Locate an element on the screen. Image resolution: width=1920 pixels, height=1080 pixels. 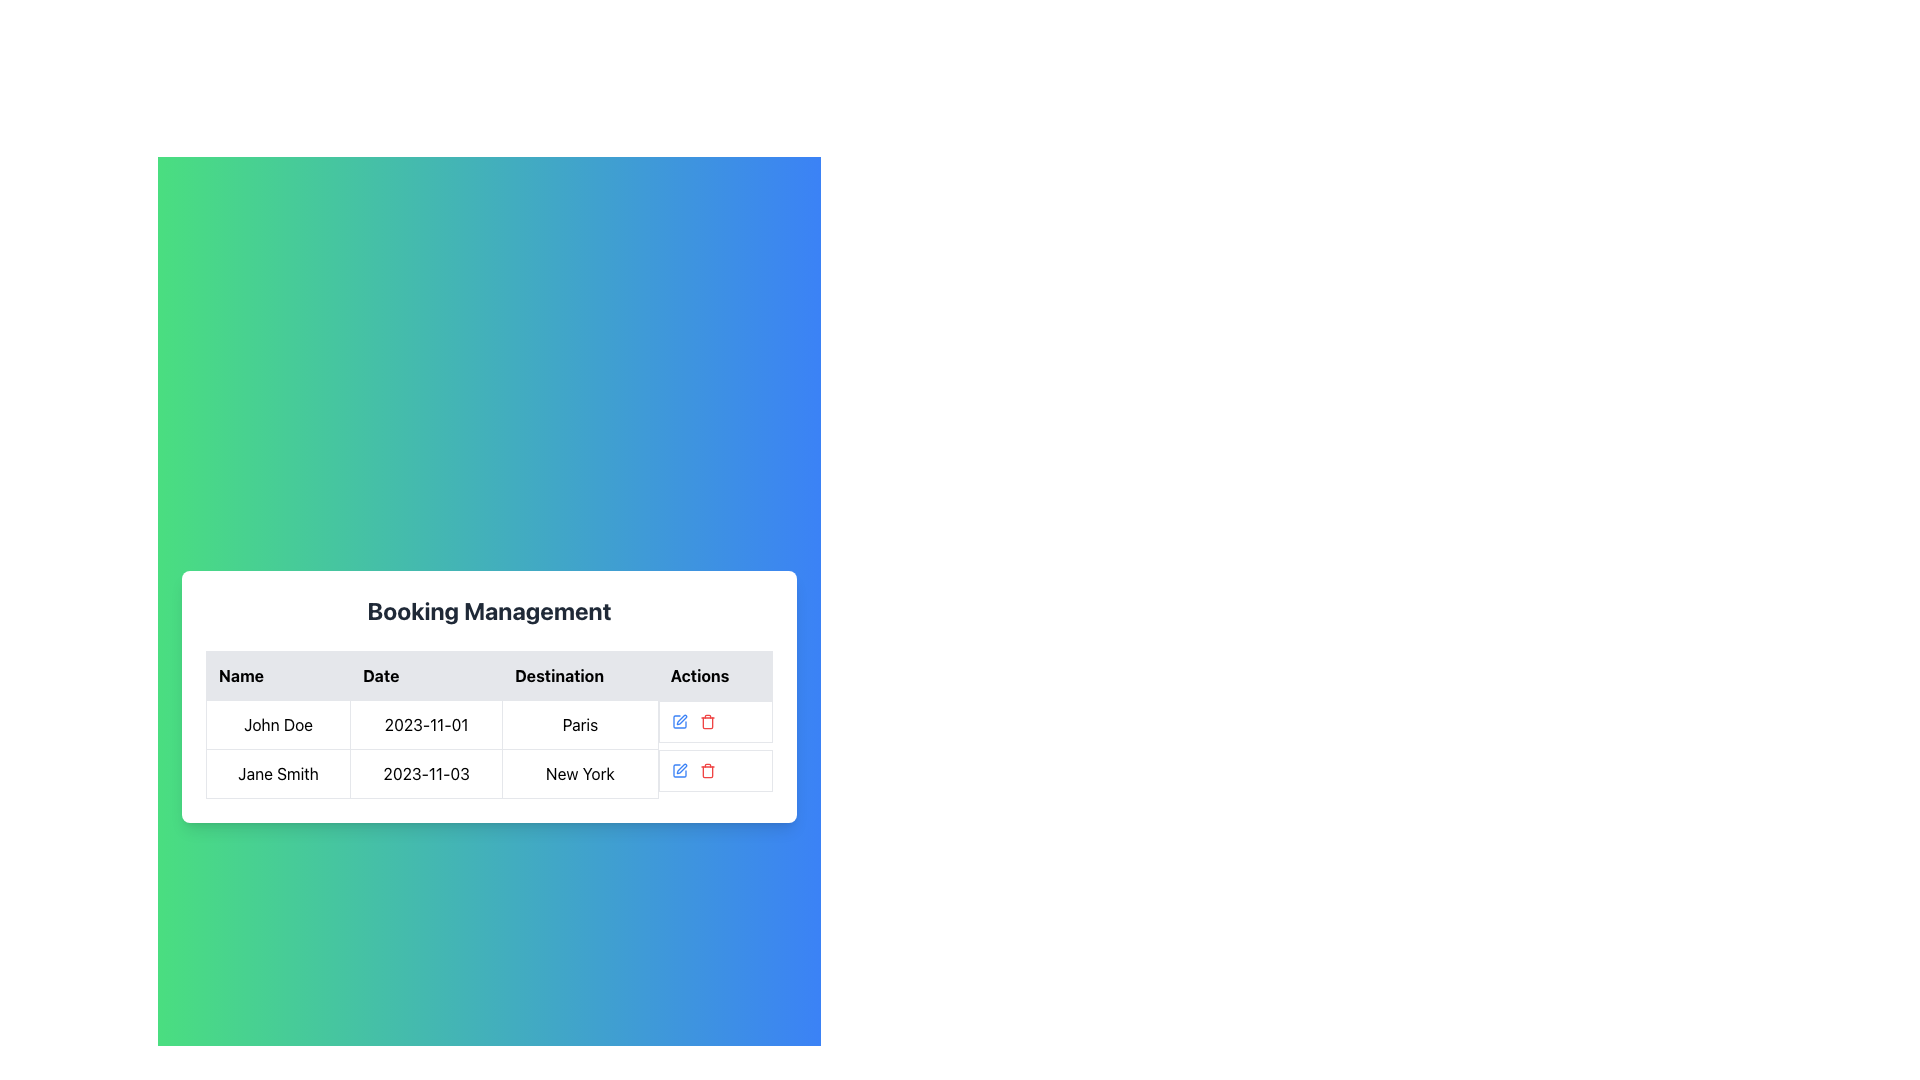
the red trash icon button in the Actions column of the second row is located at coordinates (707, 721).